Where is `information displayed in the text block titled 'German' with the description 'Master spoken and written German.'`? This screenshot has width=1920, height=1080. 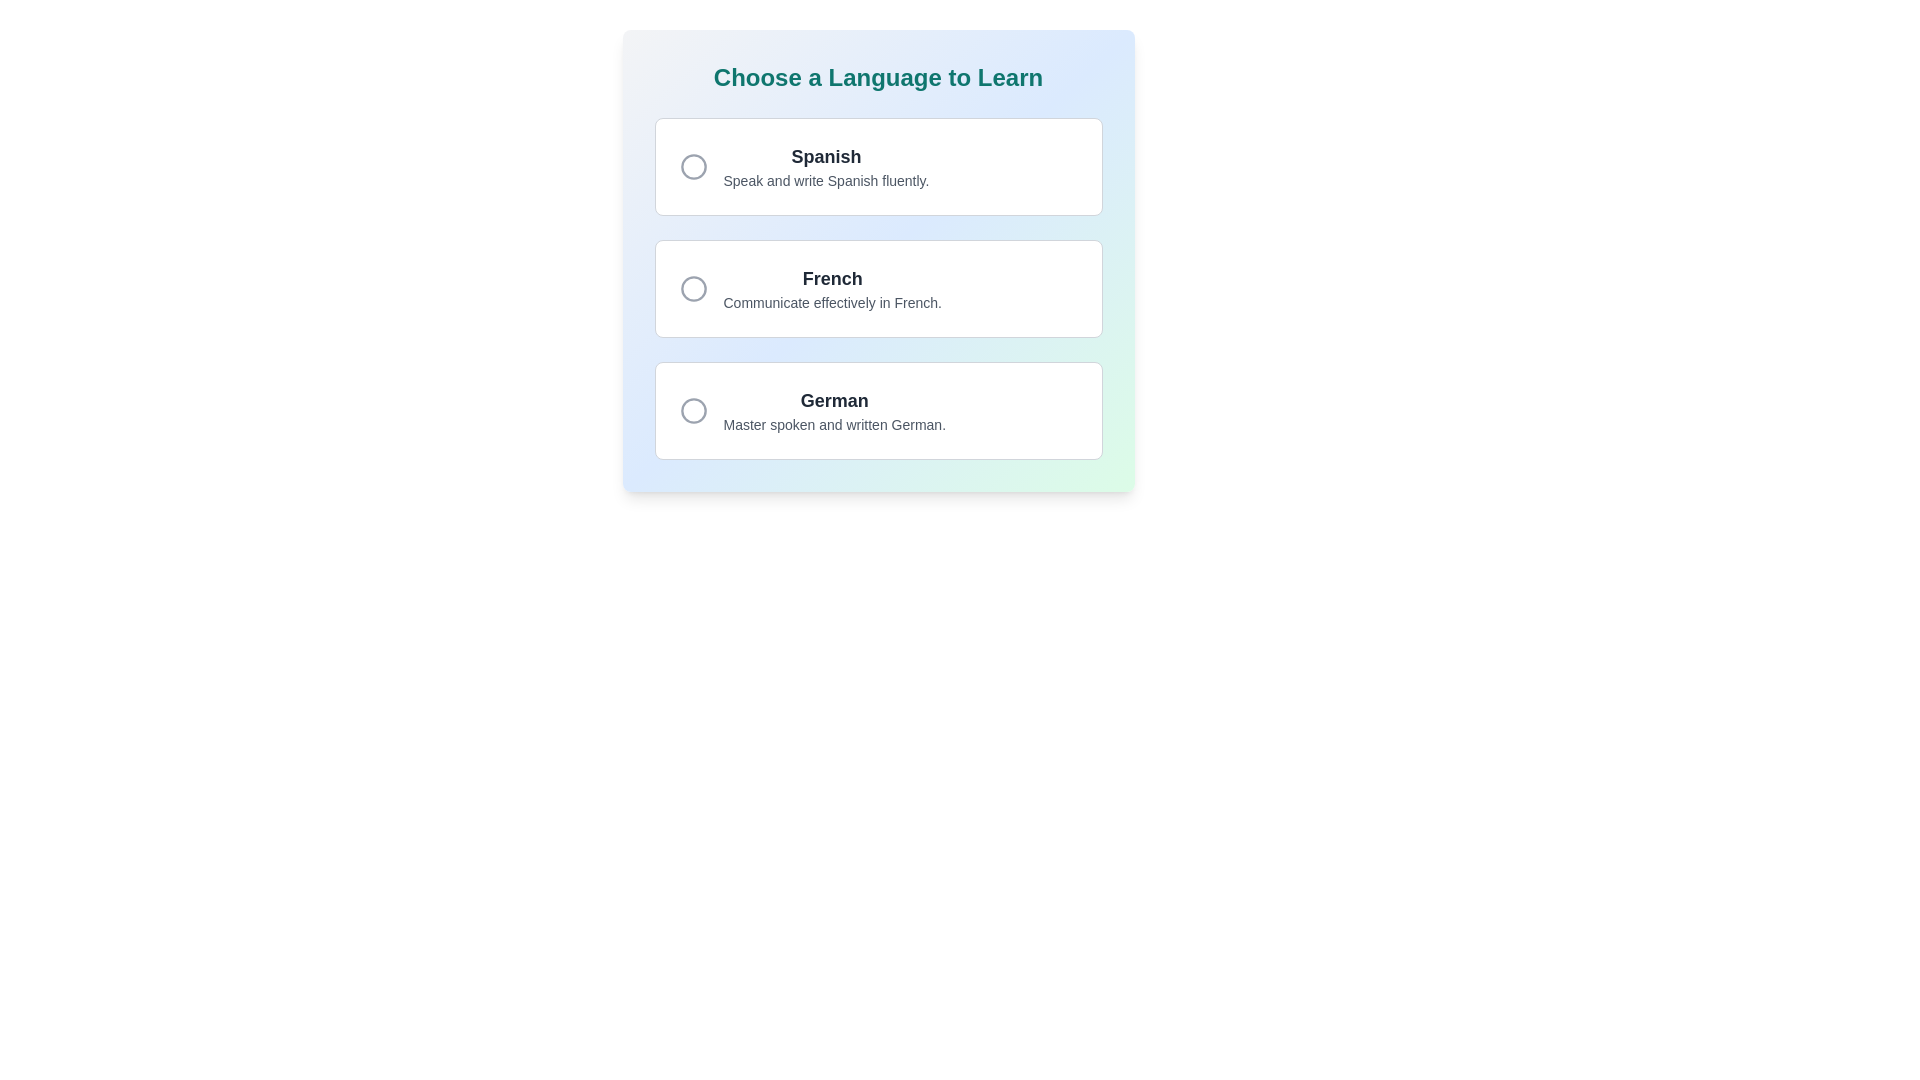 information displayed in the text block titled 'German' with the description 'Master spoken and written German.' is located at coordinates (834, 410).